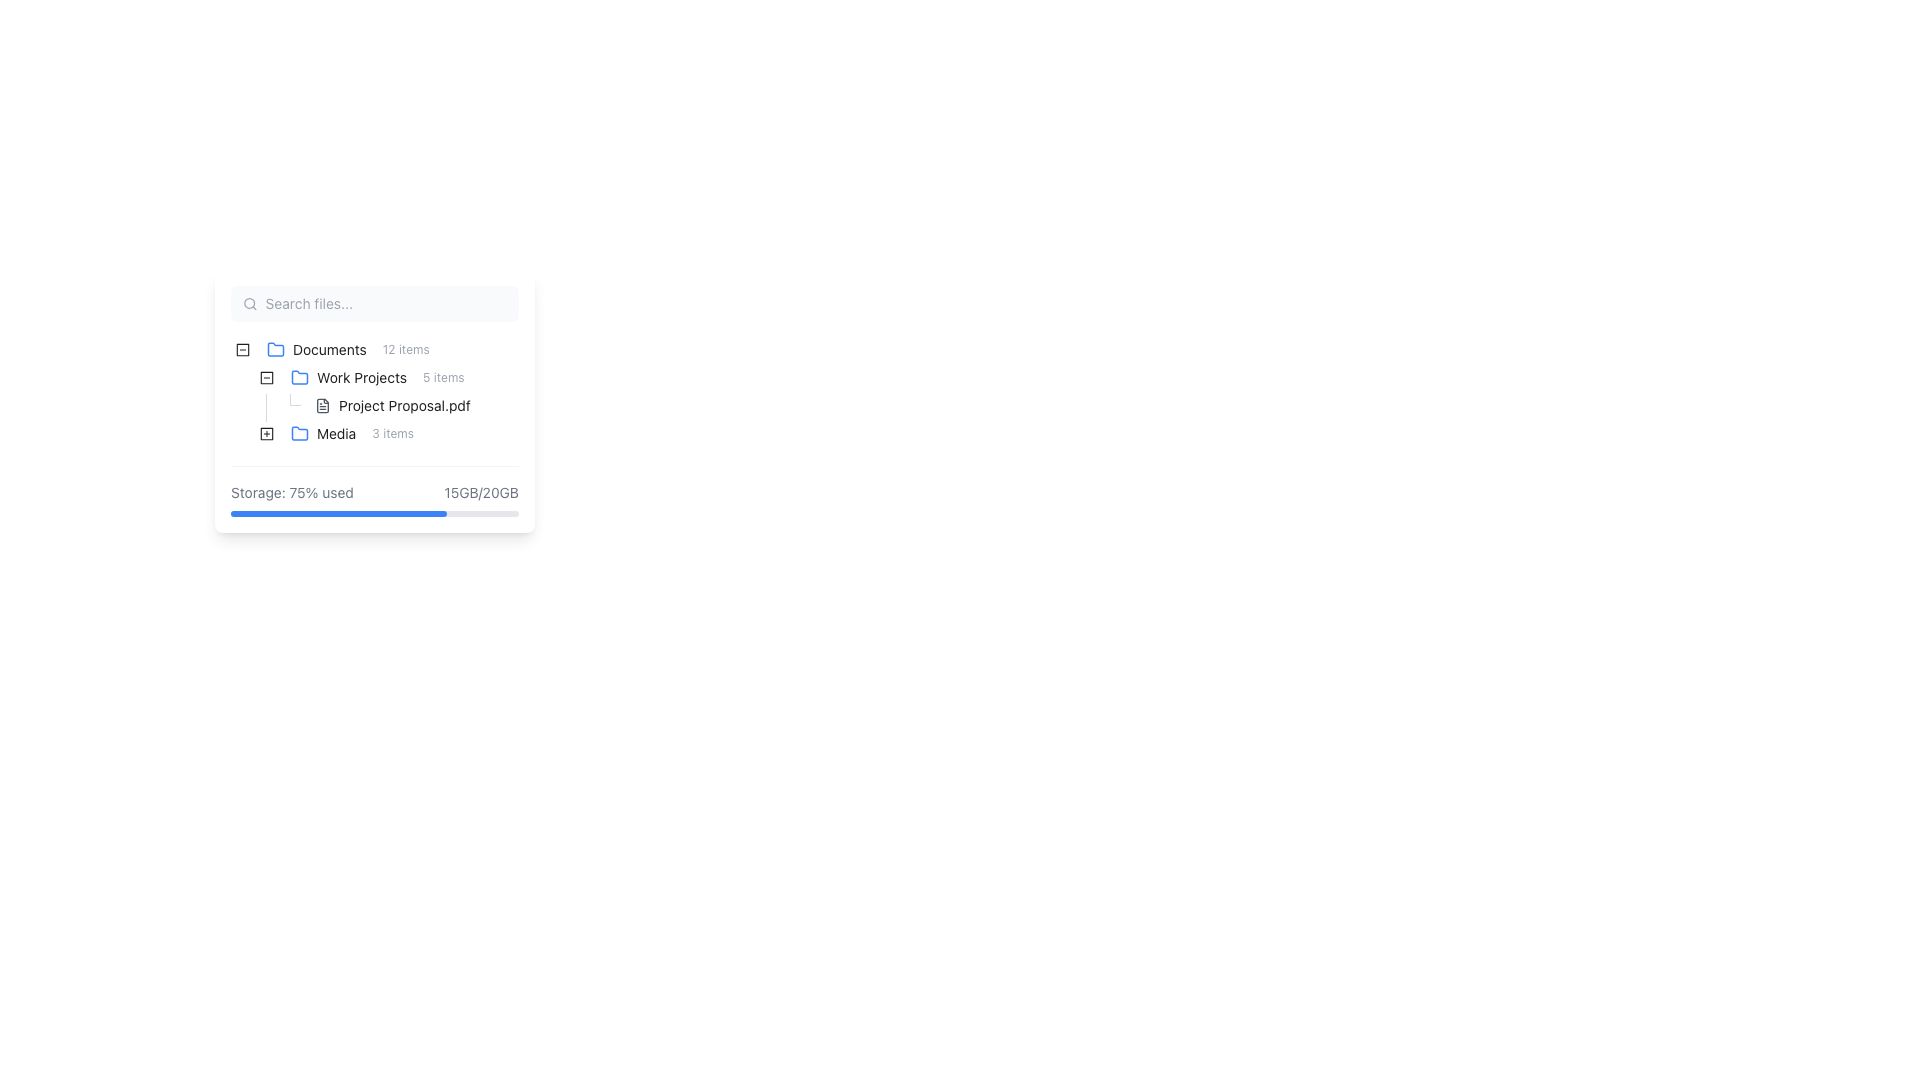 The image size is (1920, 1080). Describe the element at coordinates (400, 405) in the screenshot. I see `on the file representation labeled 'Project Proposal.pdf' in the 'Work Projects' folder` at that location.